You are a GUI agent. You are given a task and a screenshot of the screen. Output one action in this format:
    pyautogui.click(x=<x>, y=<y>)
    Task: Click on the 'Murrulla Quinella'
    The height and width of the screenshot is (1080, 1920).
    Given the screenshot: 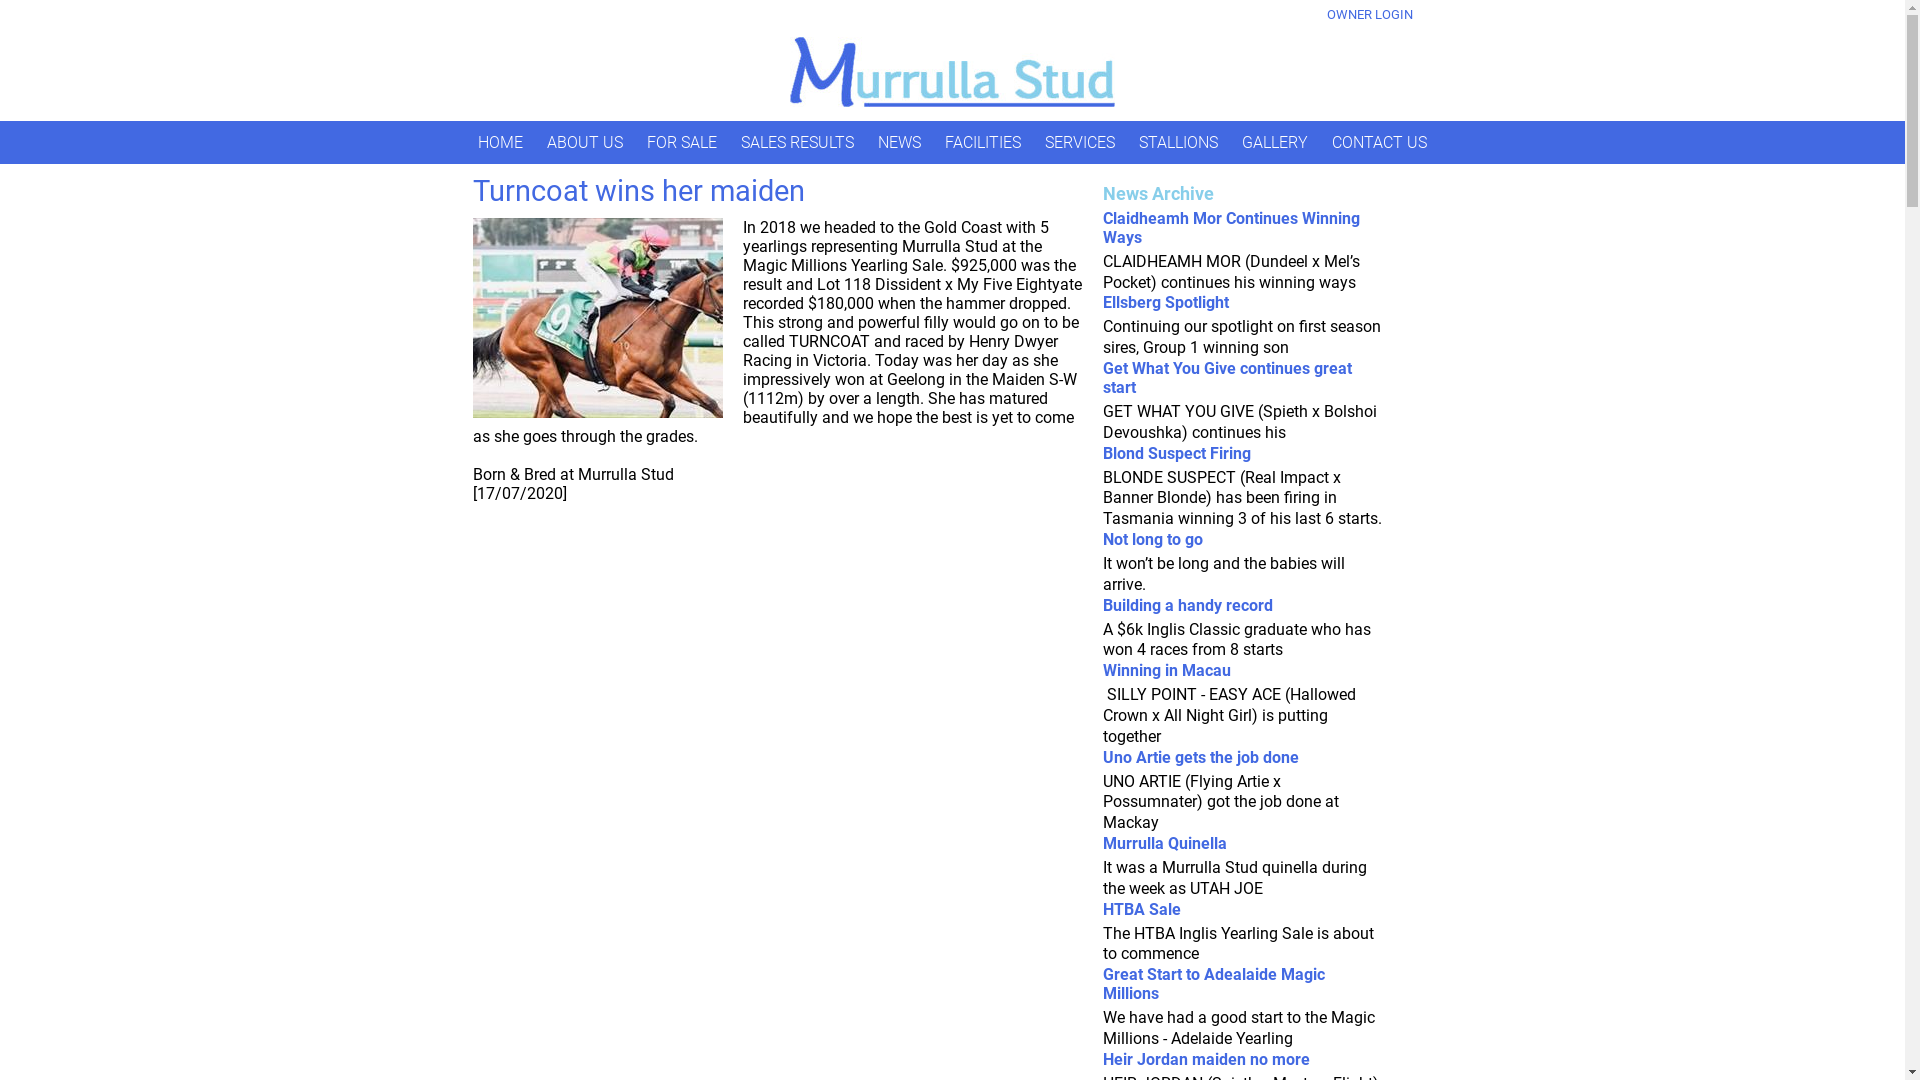 What is the action you would take?
    pyautogui.click(x=1163, y=843)
    